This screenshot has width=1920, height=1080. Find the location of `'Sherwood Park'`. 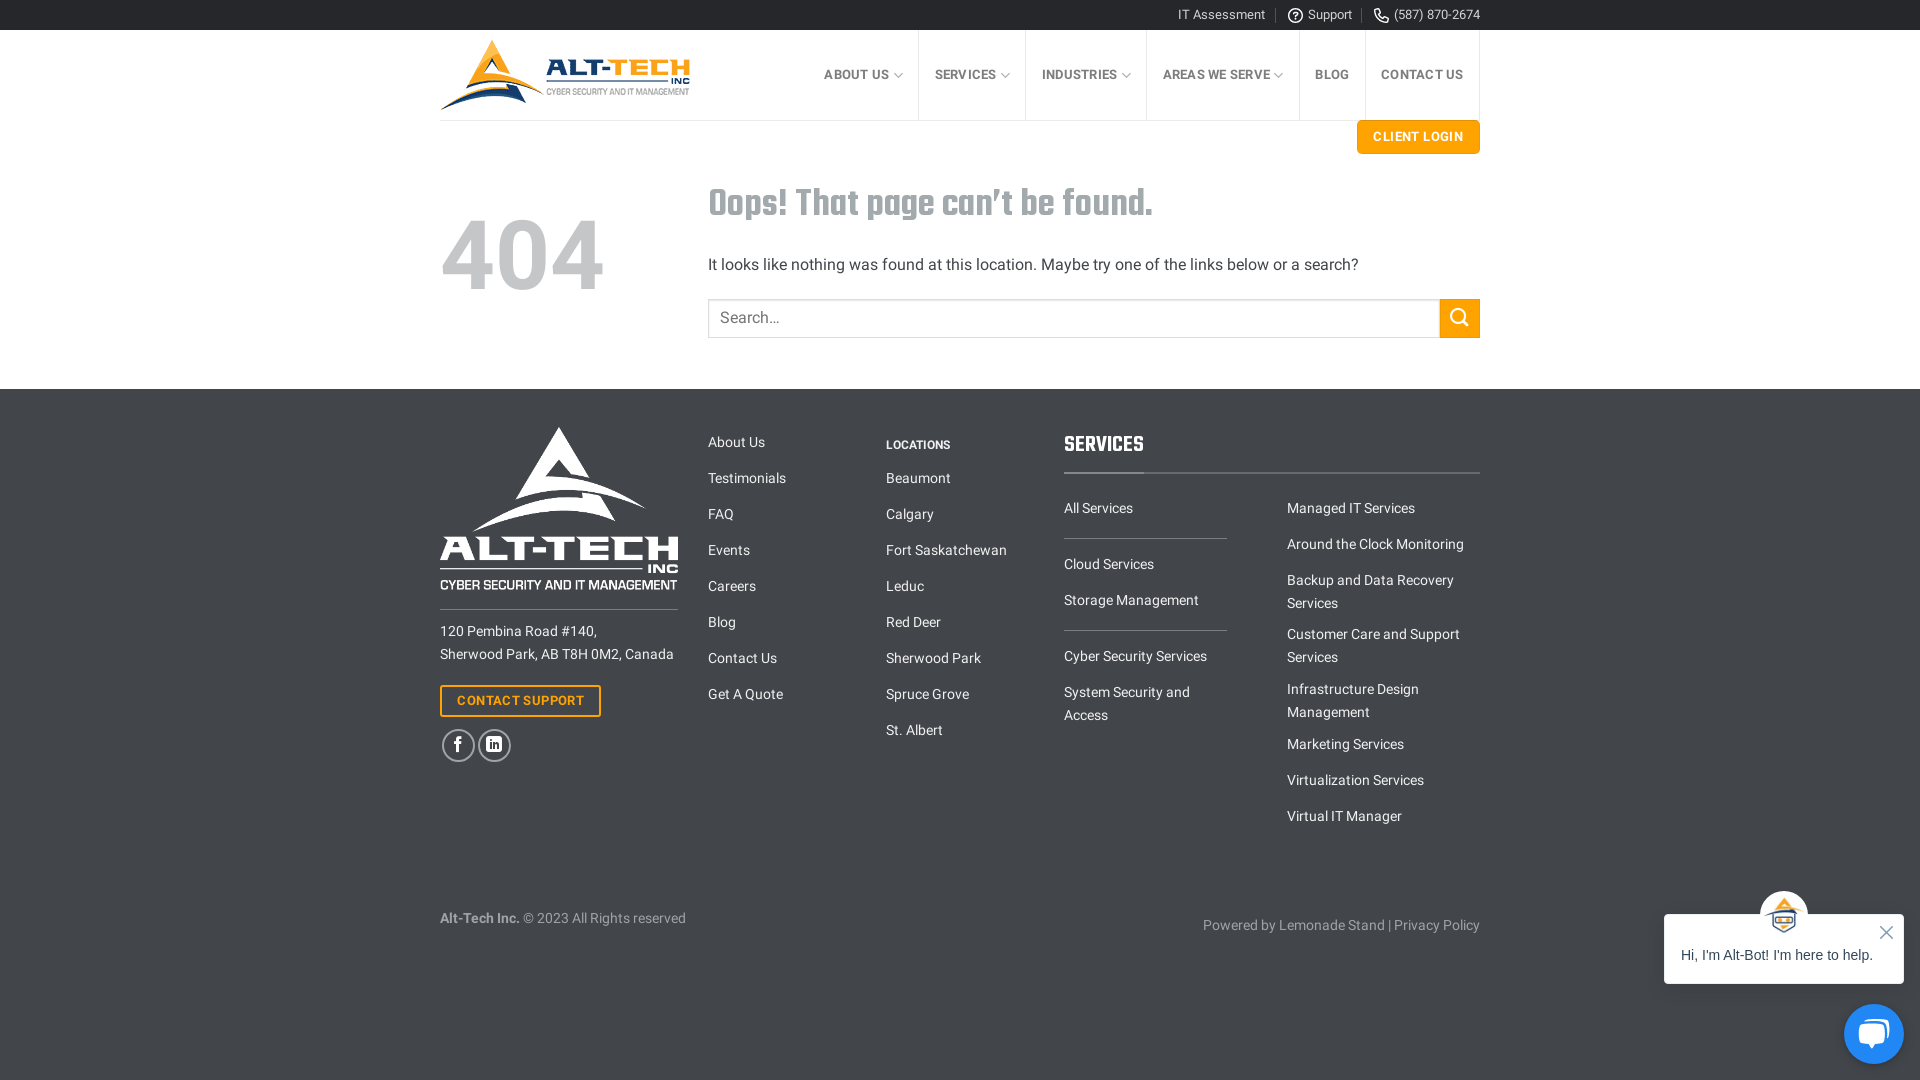

'Sherwood Park' is located at coordinates (960, 660).